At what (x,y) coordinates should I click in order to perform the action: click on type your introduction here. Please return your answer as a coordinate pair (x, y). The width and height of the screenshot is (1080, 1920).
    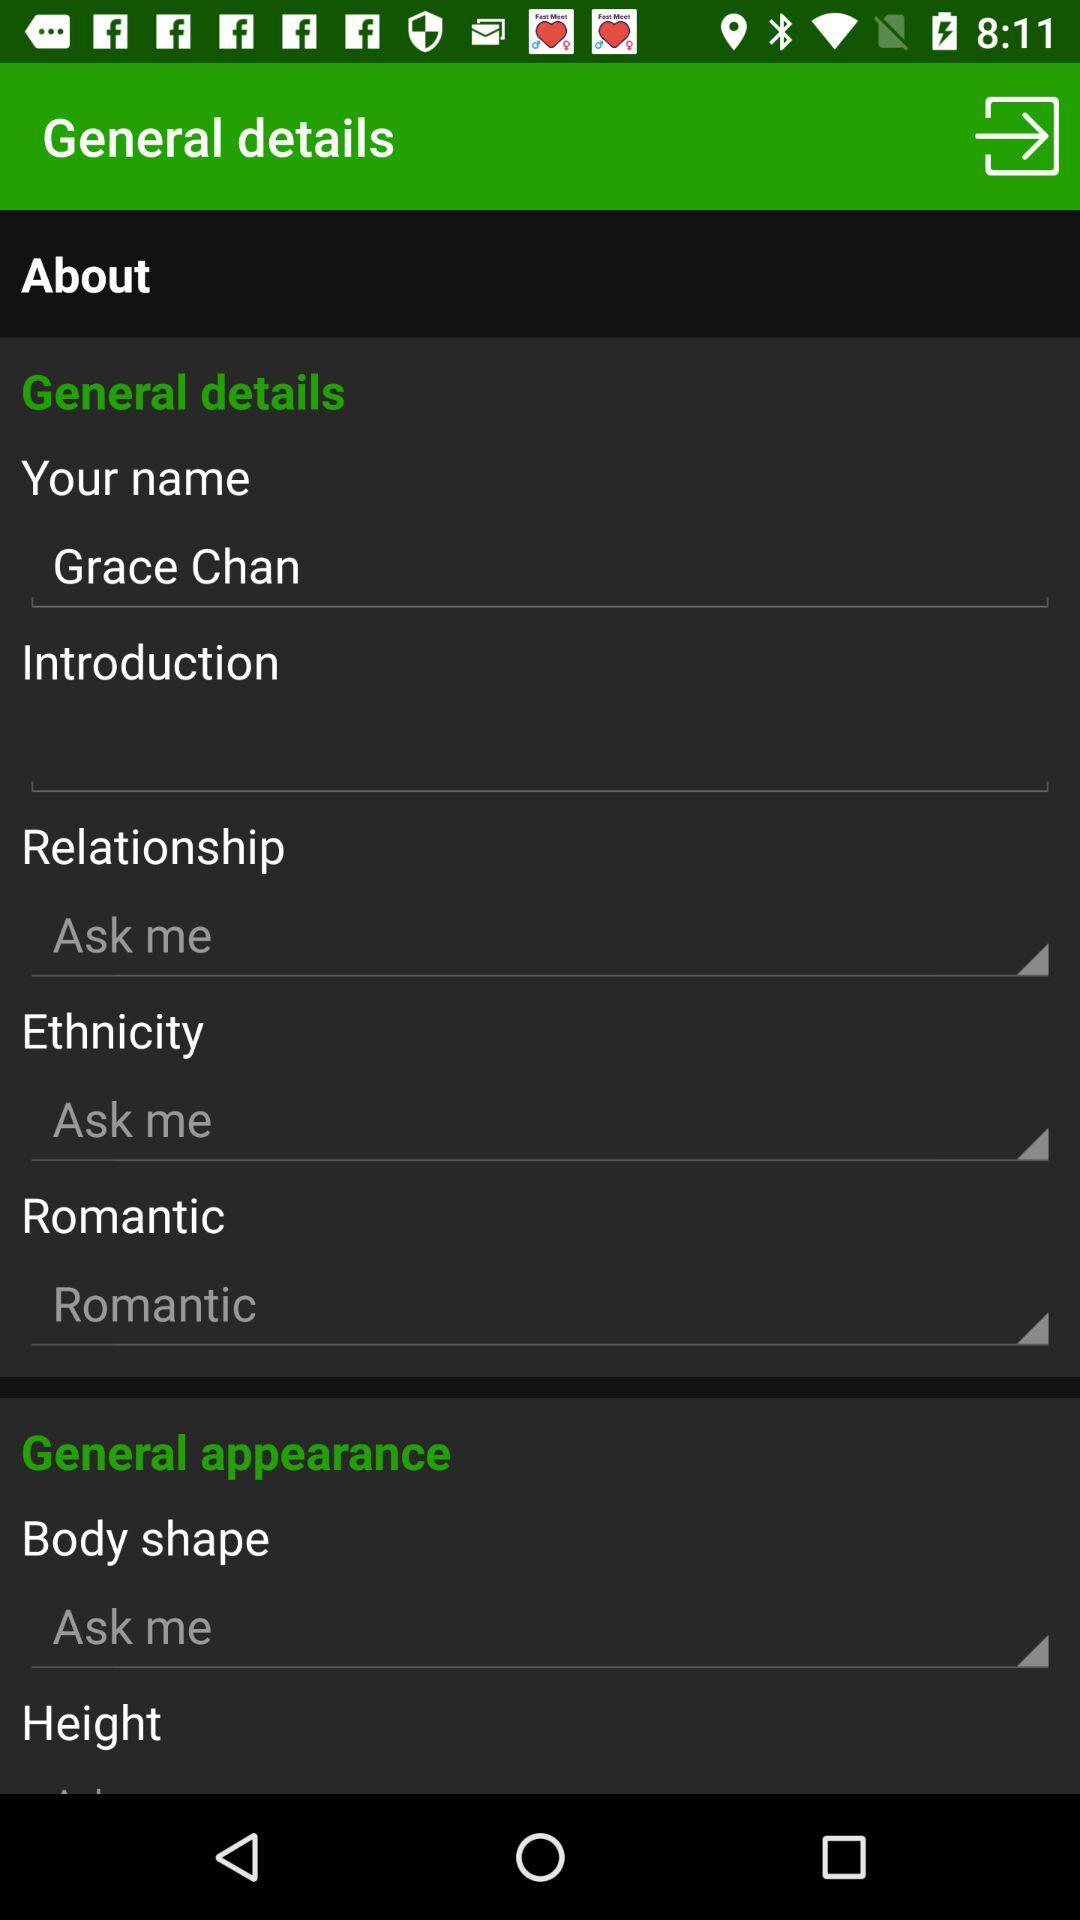
    Looking at the image, I should click on (540, 749).